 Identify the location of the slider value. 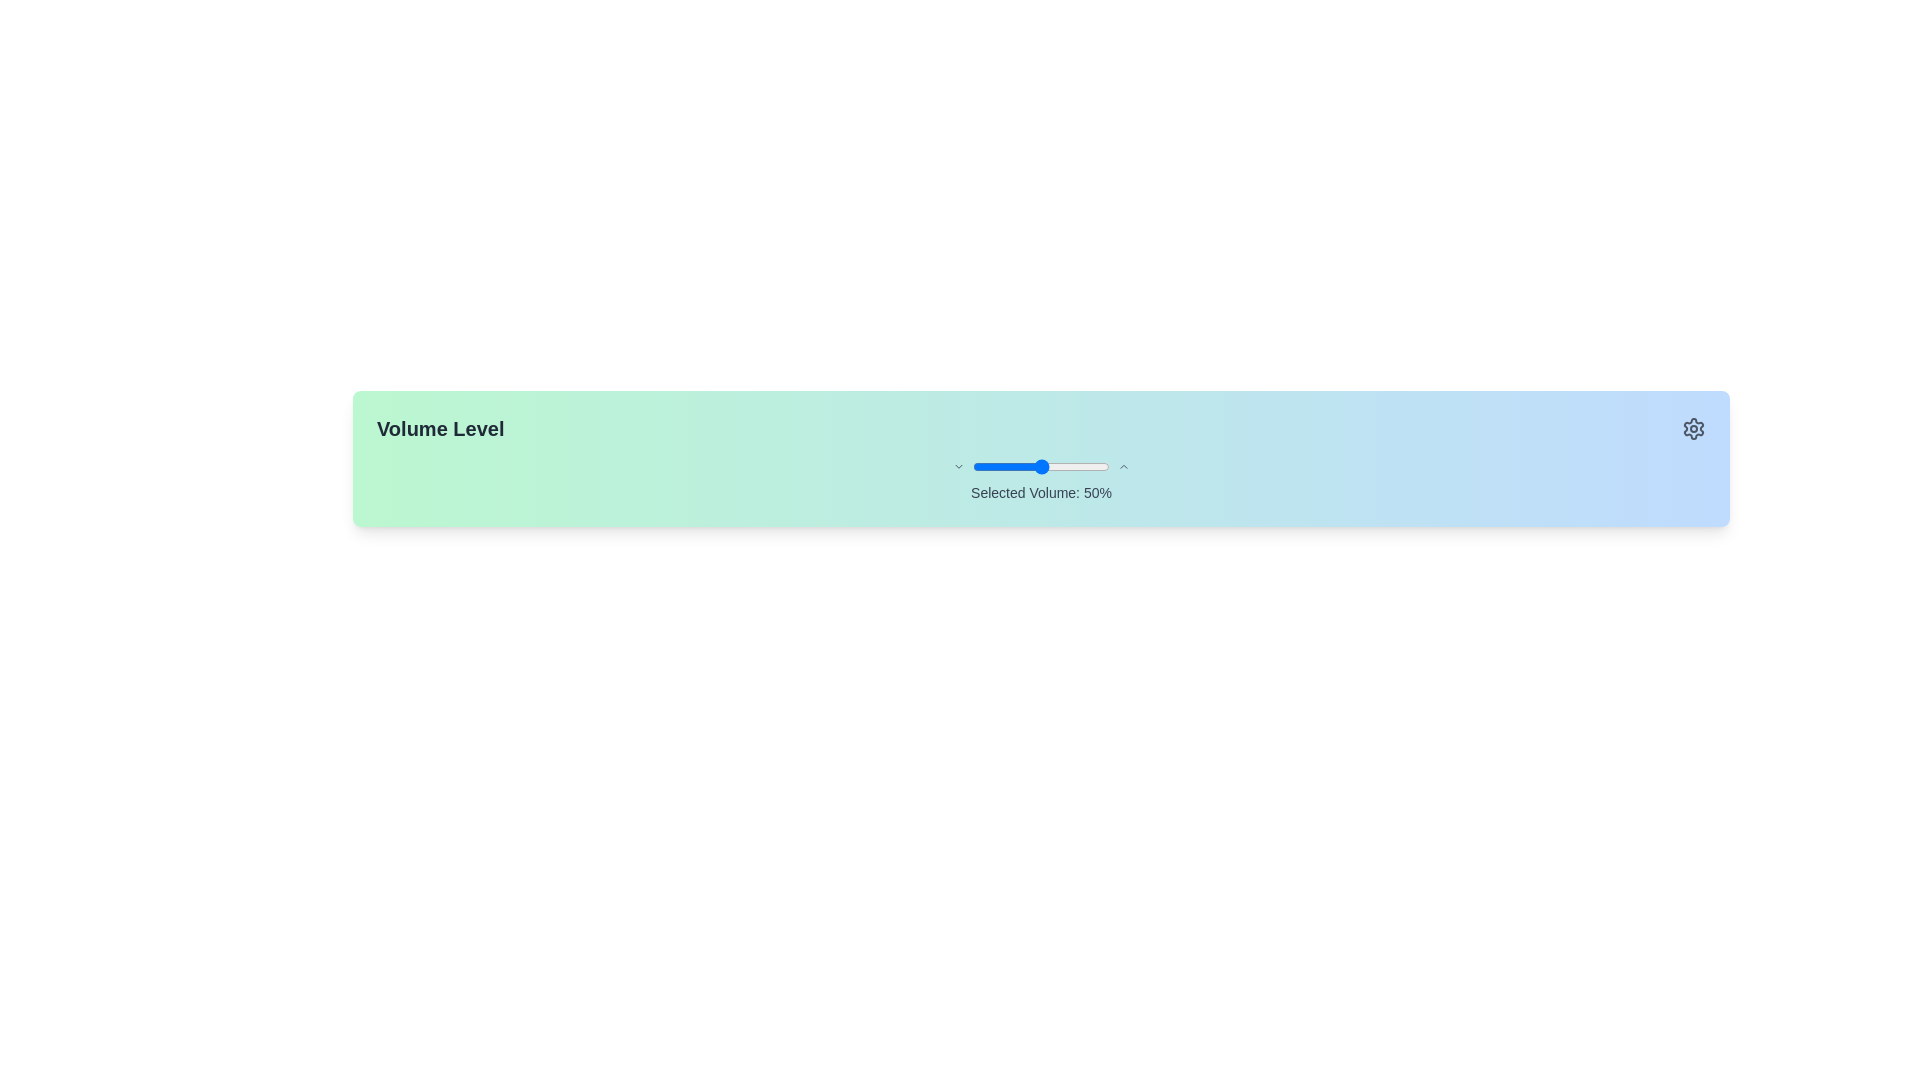
(986, 466).